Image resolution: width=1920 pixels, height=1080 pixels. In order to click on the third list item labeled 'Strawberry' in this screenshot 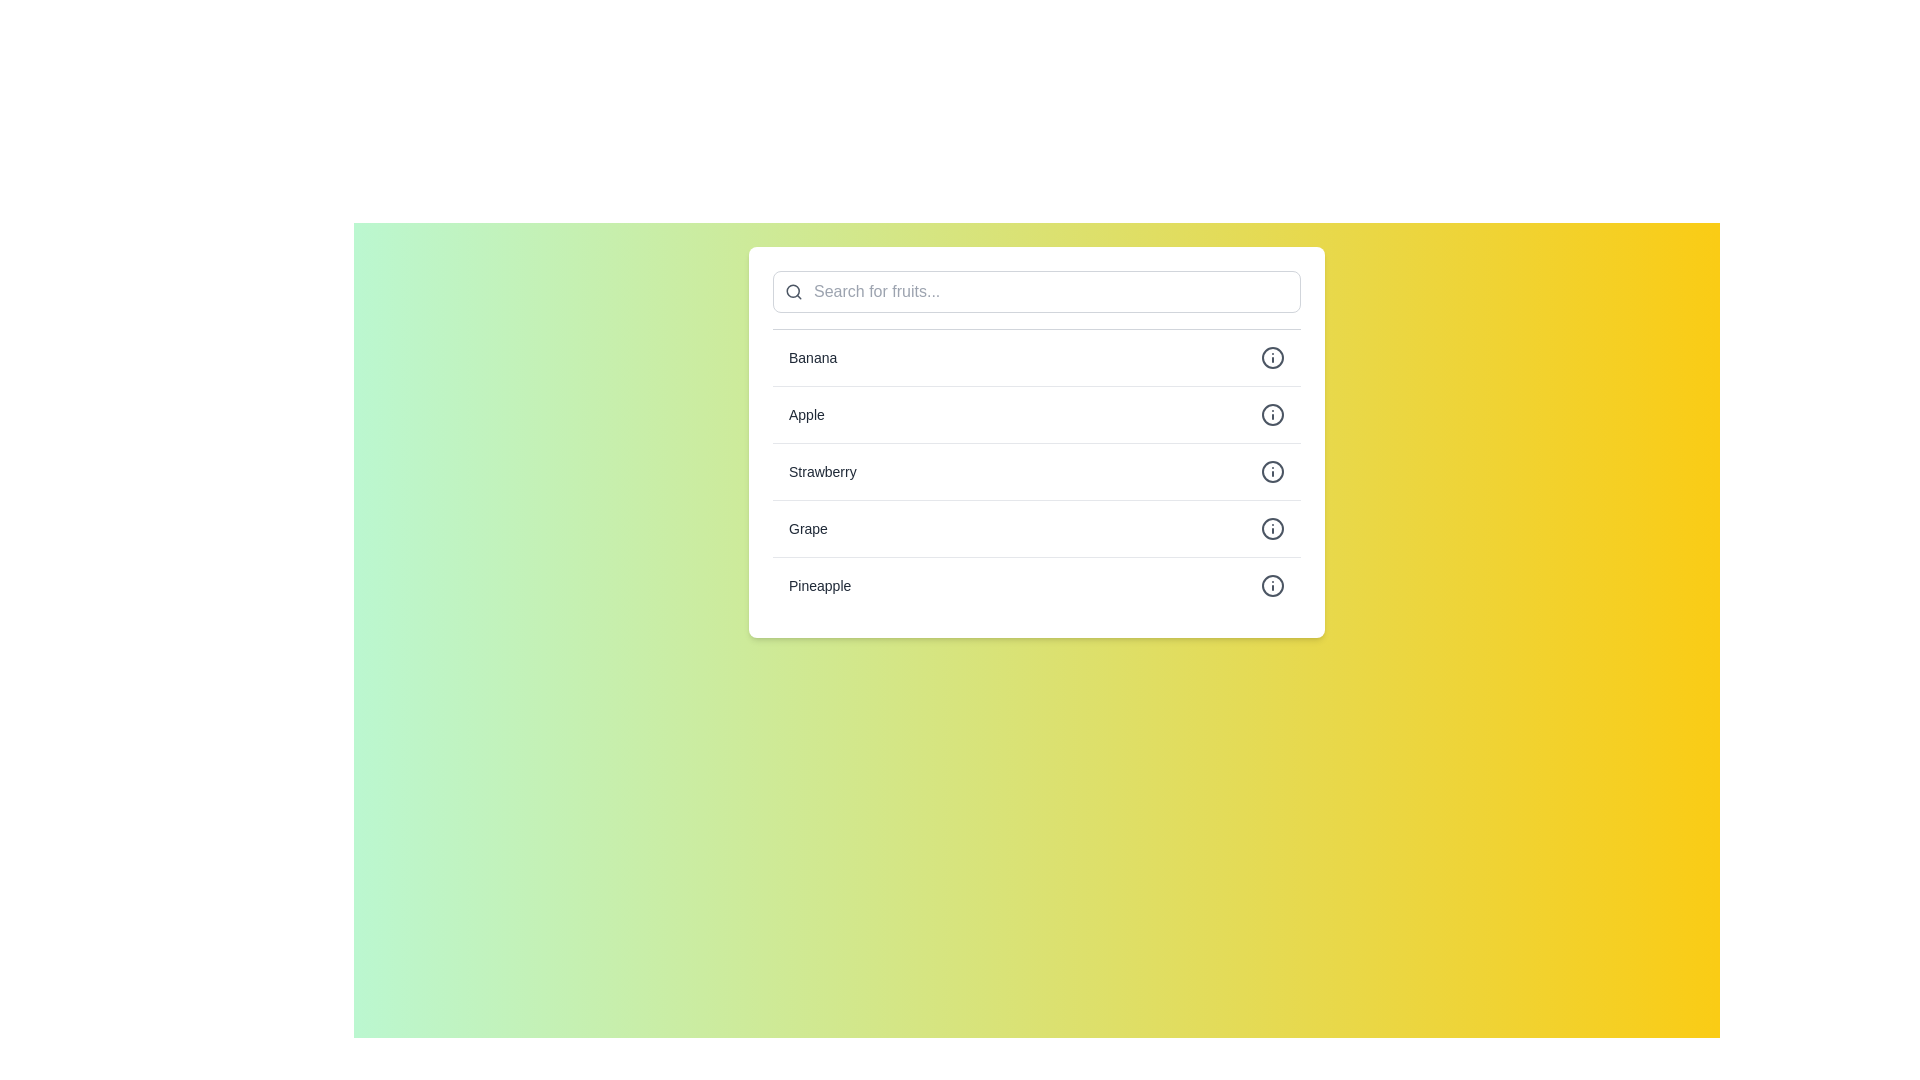, I will do `click(1036, 470)`.